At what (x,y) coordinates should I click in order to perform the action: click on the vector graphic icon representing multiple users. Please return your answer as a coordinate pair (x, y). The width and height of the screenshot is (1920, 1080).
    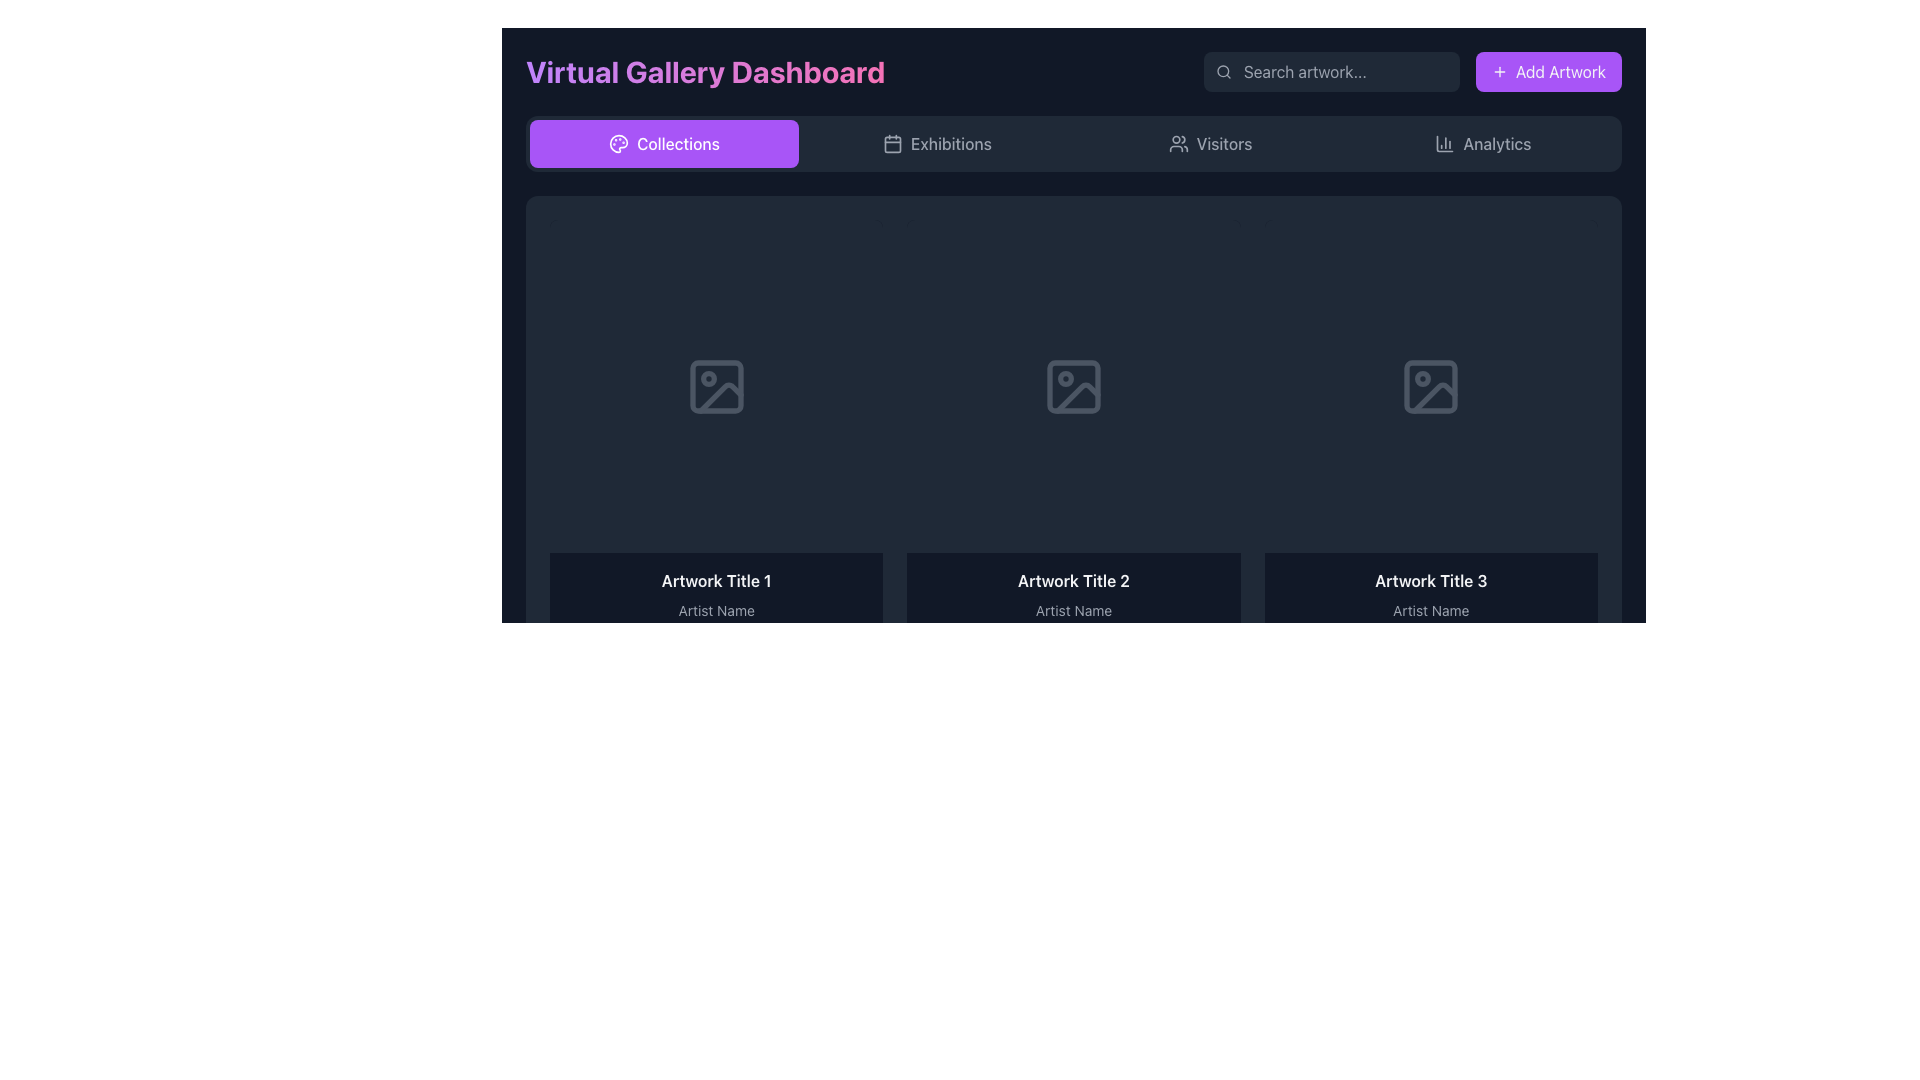
    Looking at the image, I should click on (1178, 142).